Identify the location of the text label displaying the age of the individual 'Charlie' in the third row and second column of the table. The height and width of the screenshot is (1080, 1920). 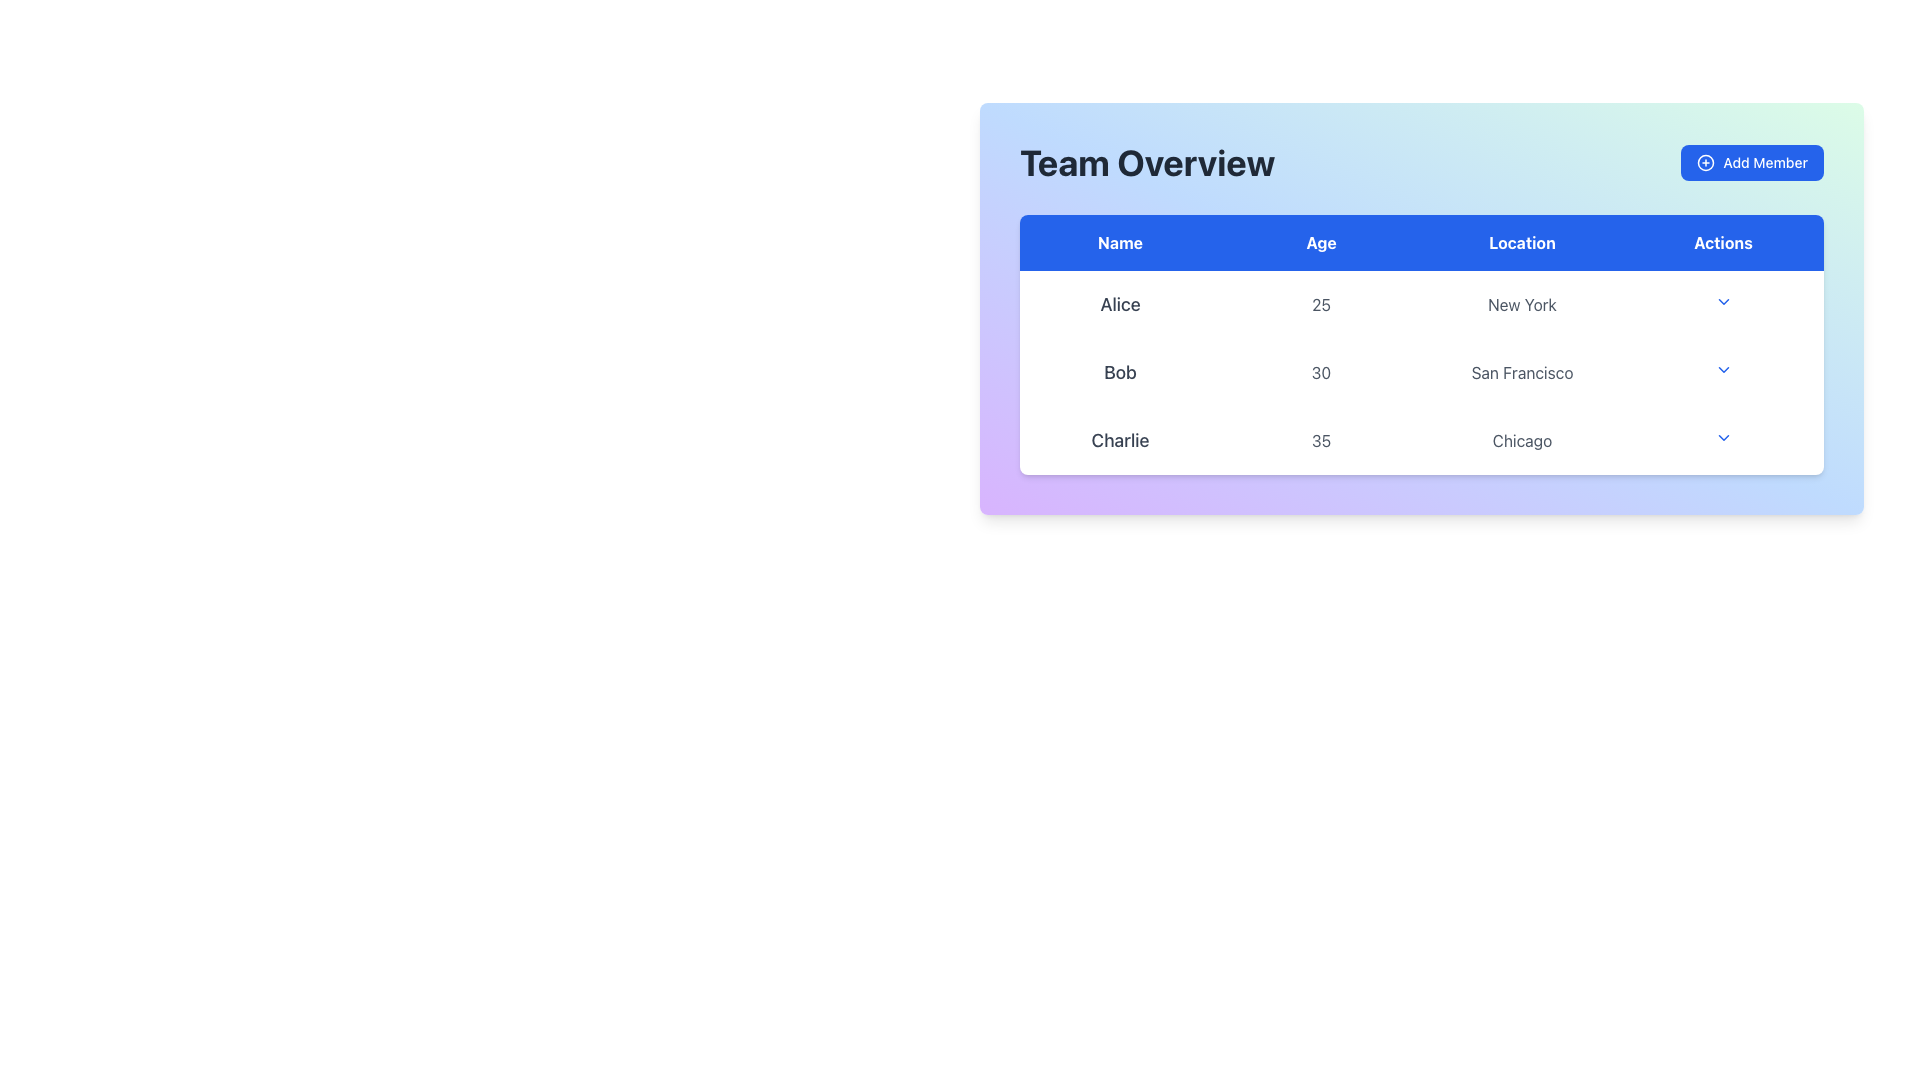
(1321, 439).